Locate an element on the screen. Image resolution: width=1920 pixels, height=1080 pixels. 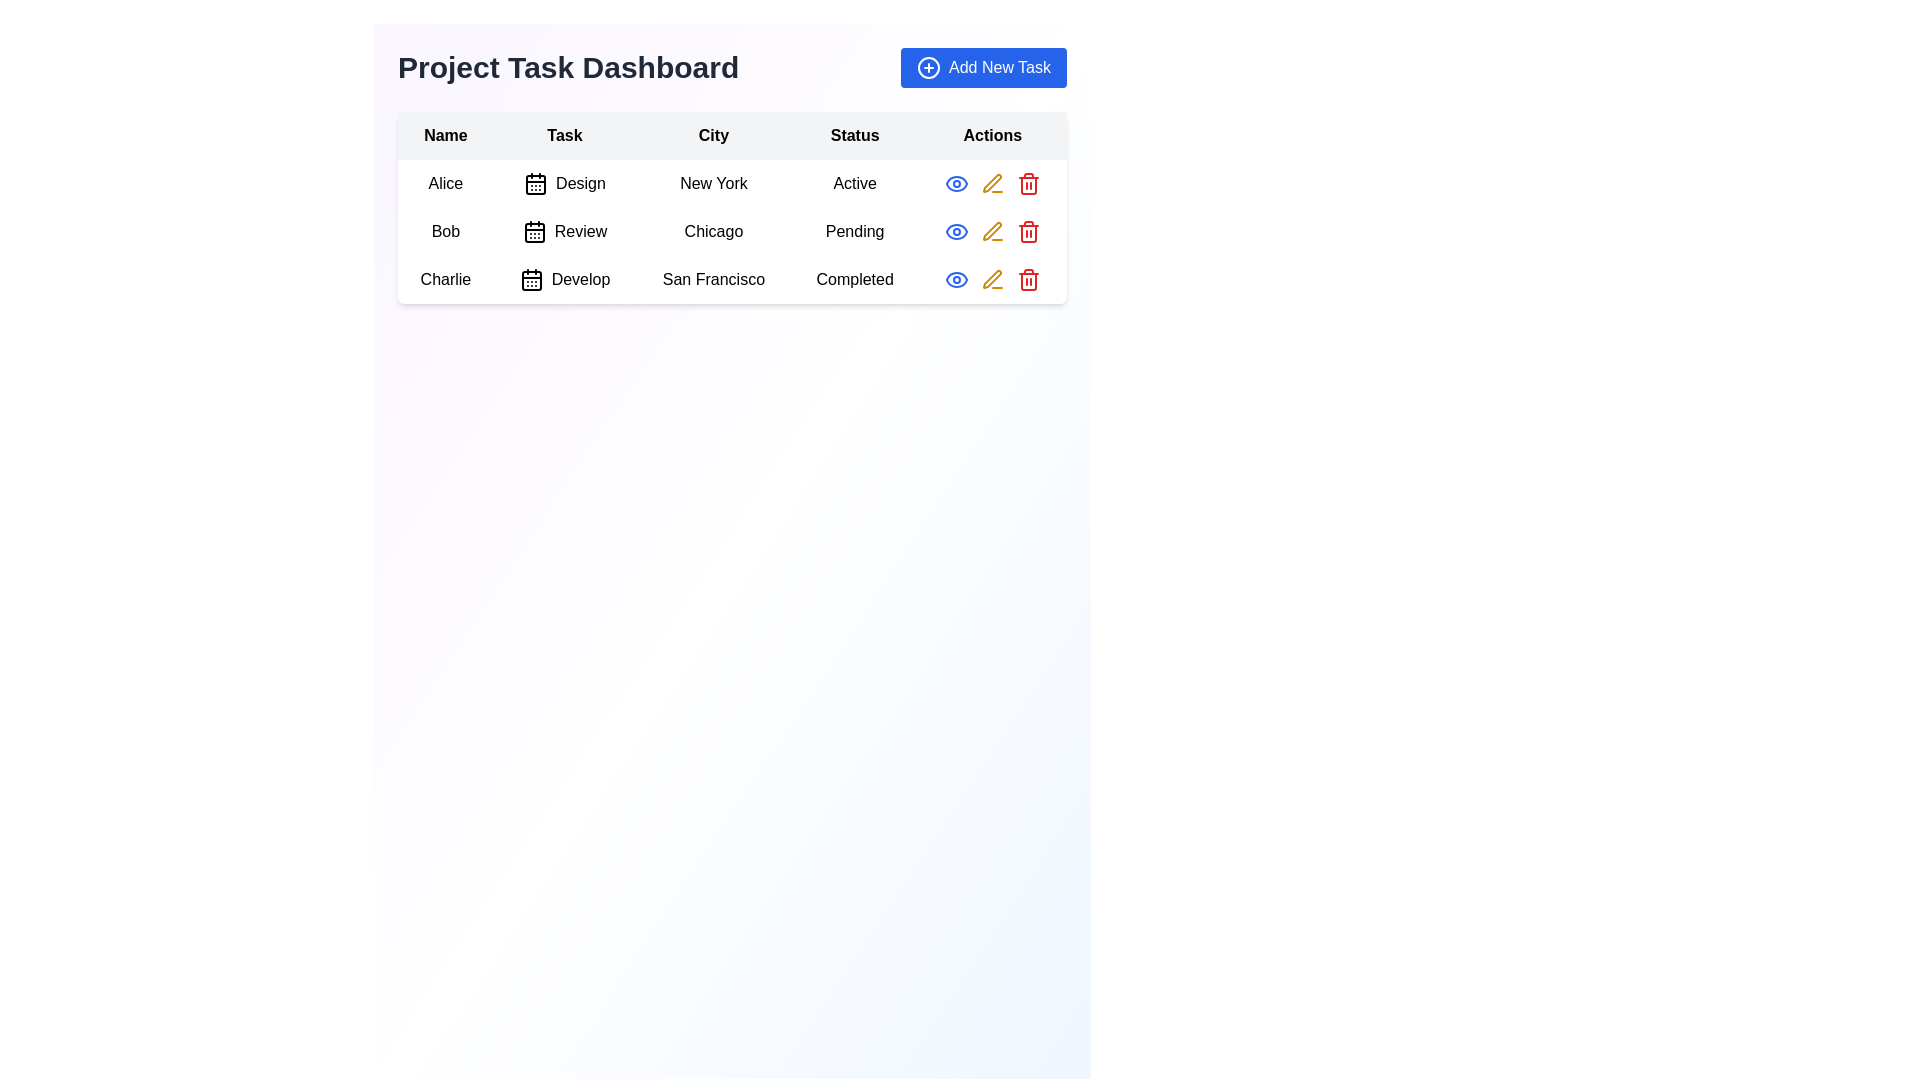
the 'Actions' label, which is styled with bold black text and centered in a light gray rectangular box, positioned in the fifth column of the header row in a table layout is located at coordinates (992, 135).